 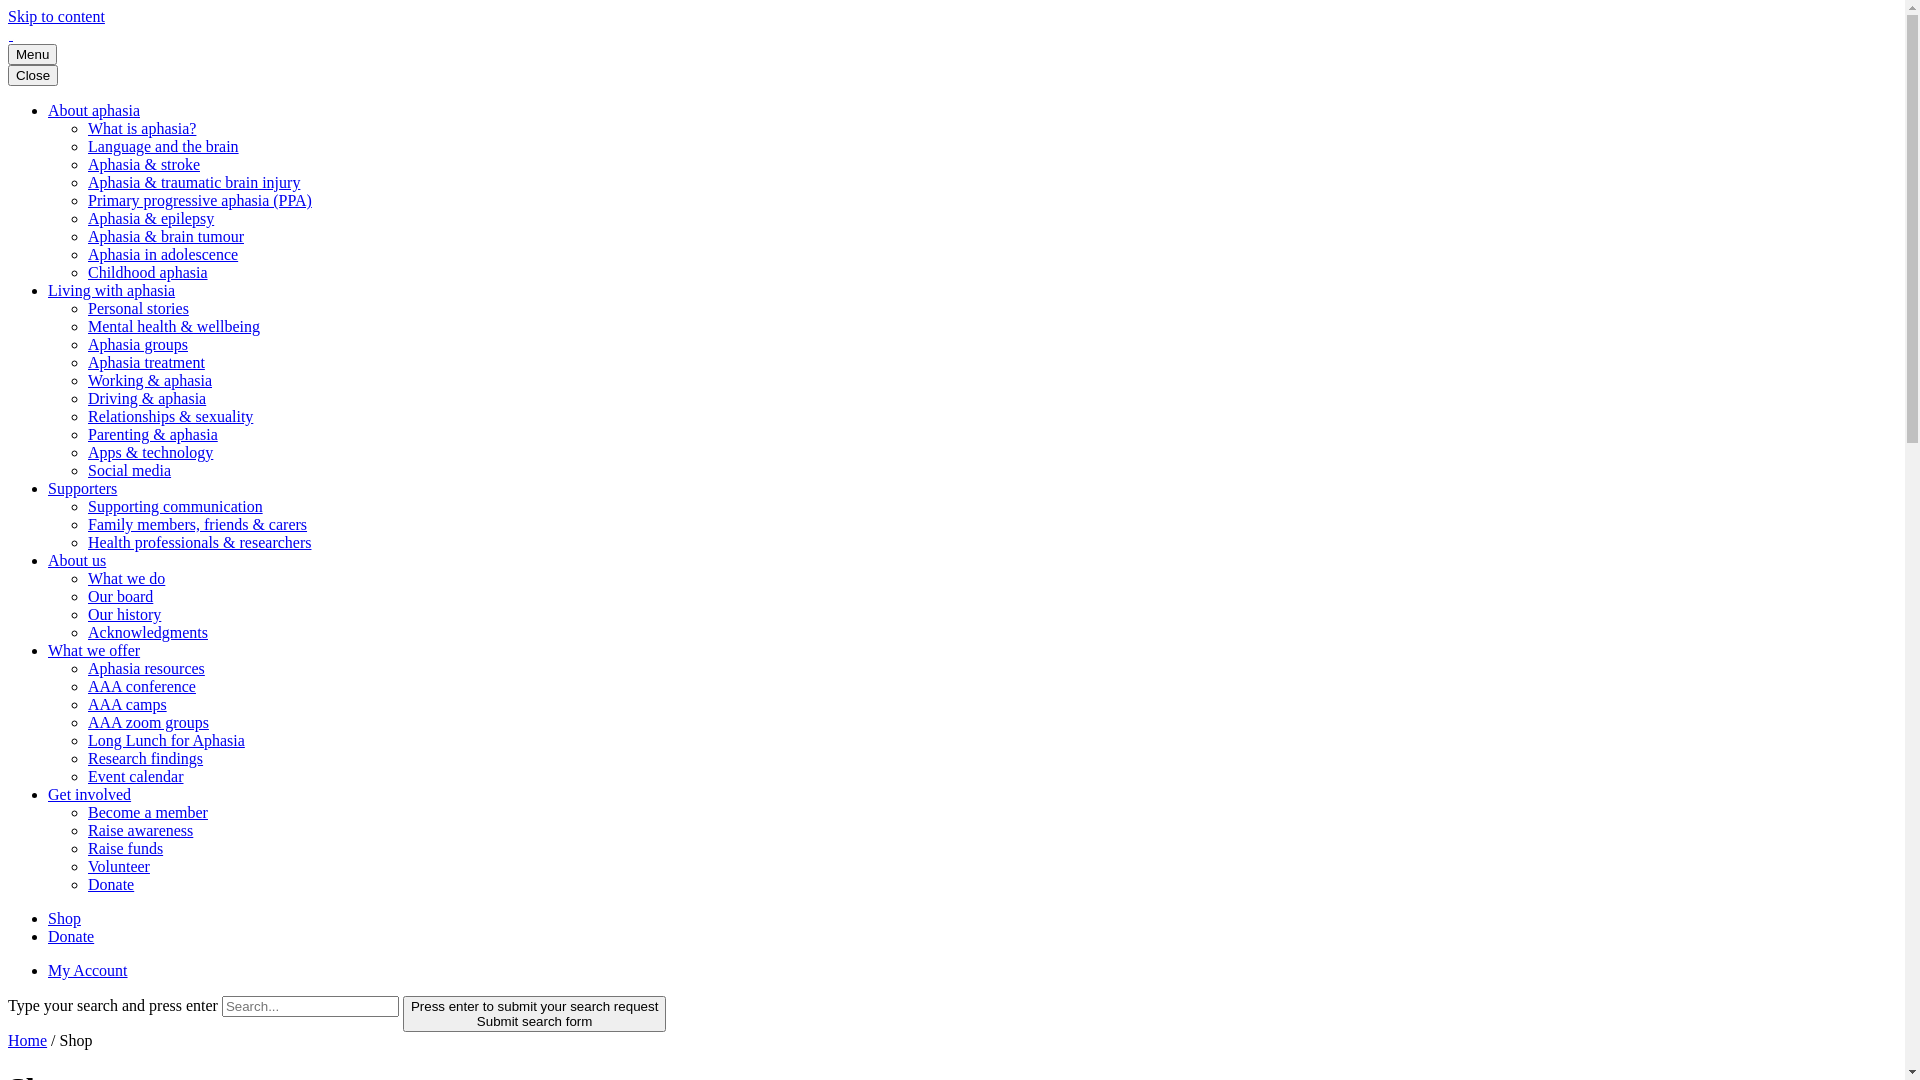 What do you see at coordinates (119, 595) in the screenshot?
I see `'Our board'` at bounding box center [119, 595].